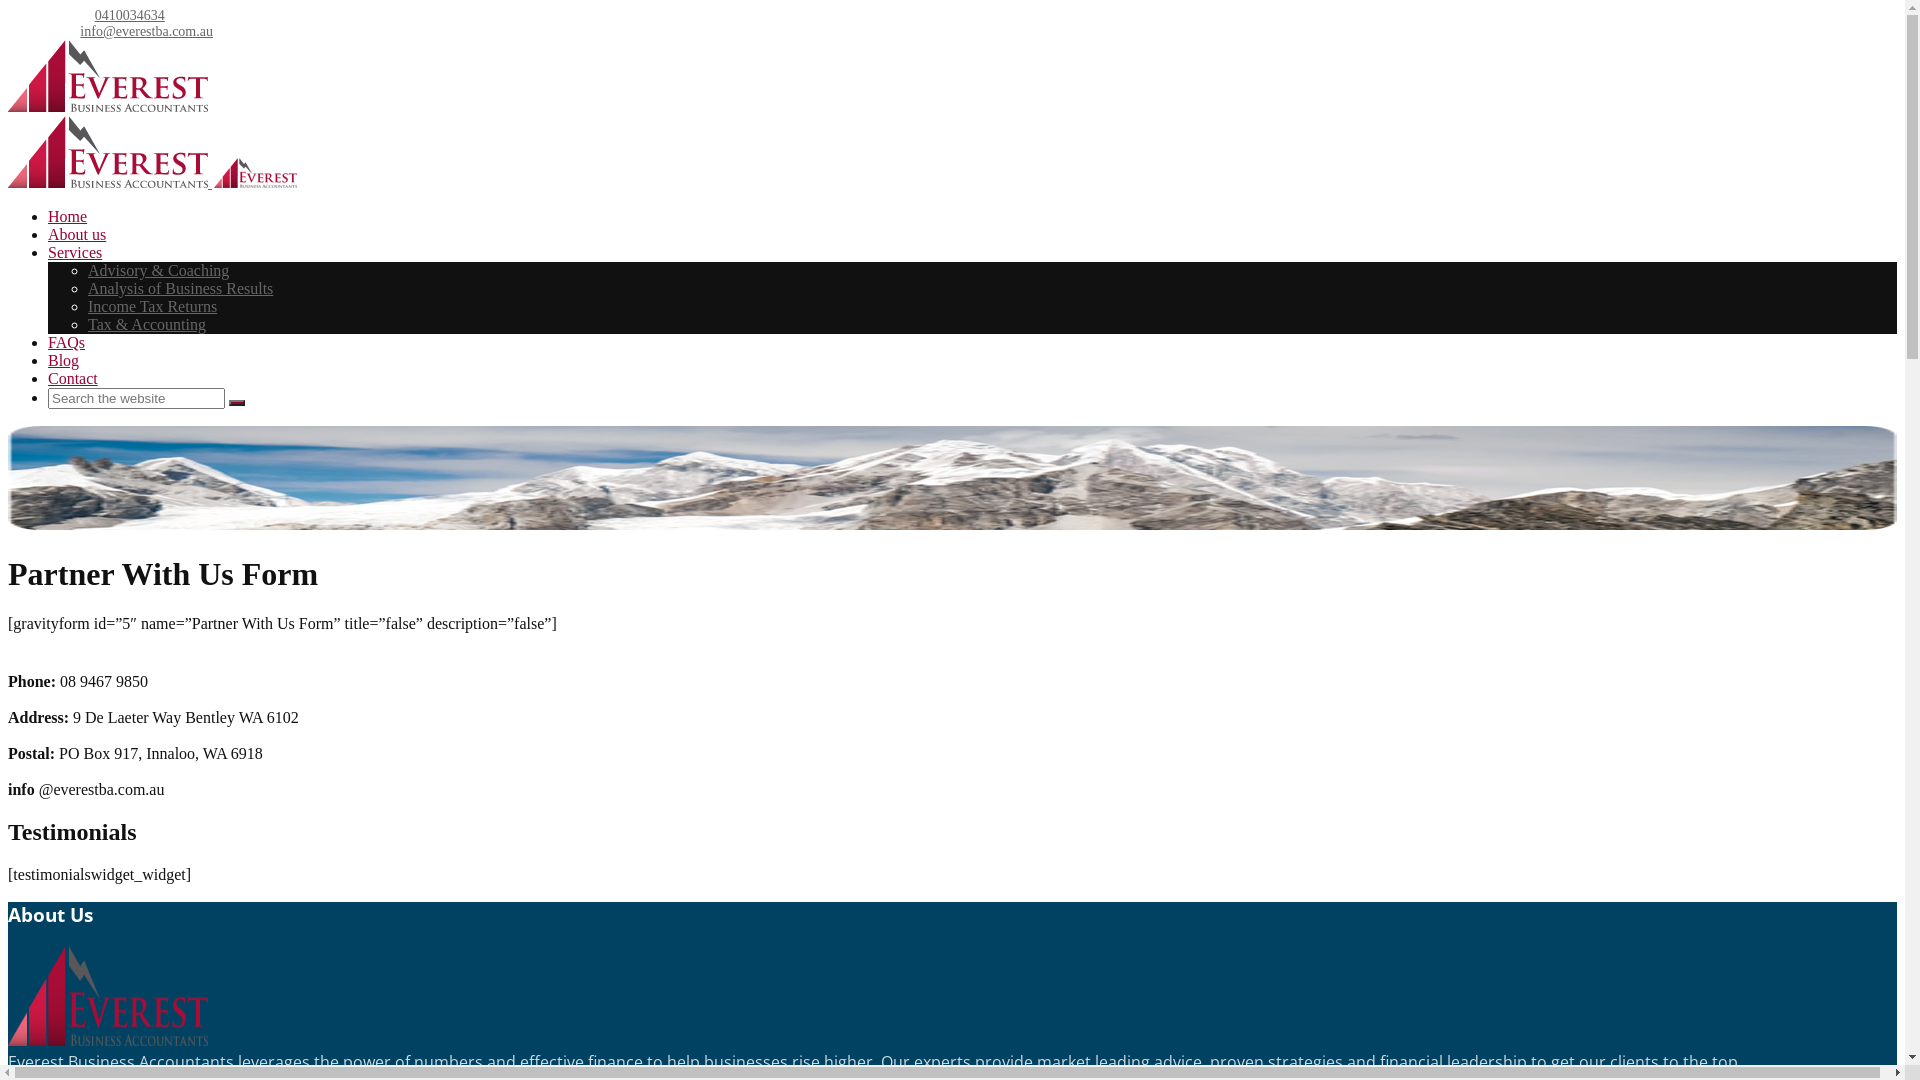 This screenshot has width=1920, height=1080. I want to click on 'Services', so click(48, 251).